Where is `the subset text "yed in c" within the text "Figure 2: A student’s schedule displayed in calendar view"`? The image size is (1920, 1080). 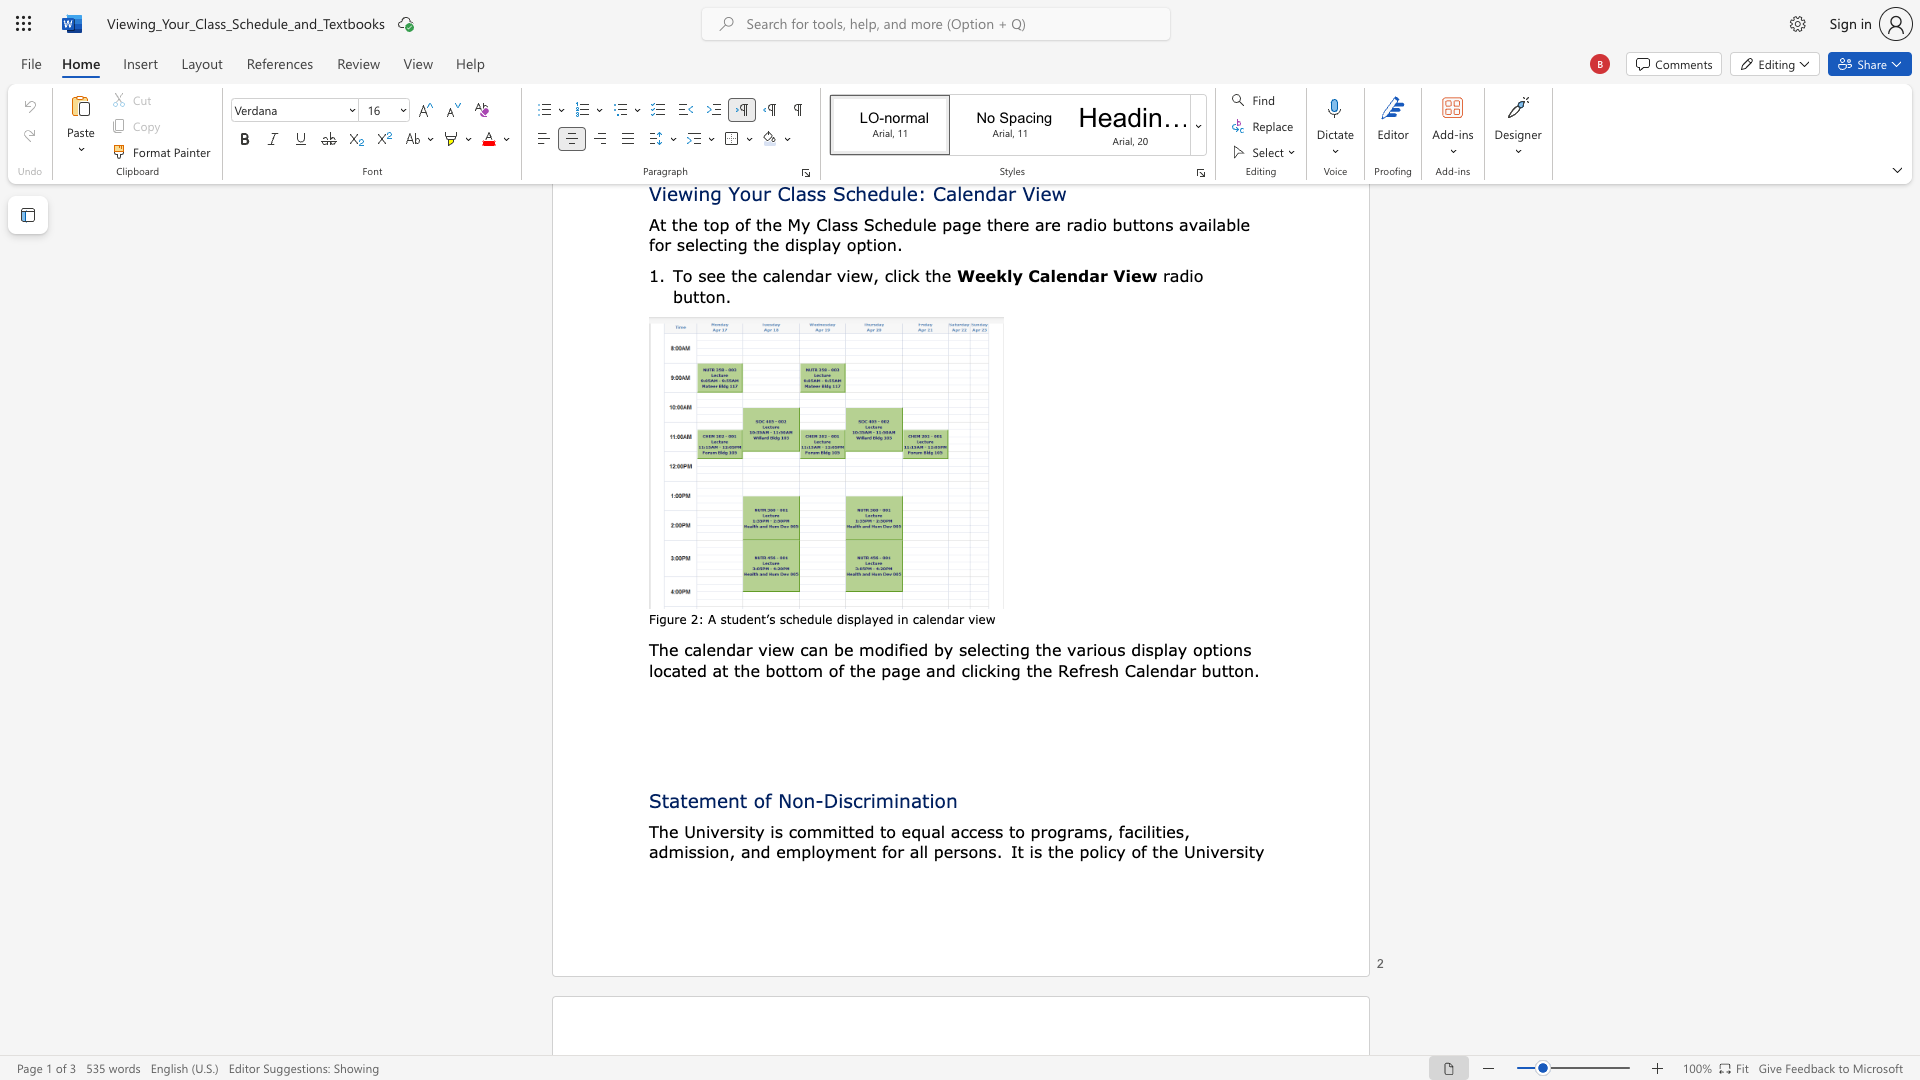
the subset text "yed in c" within the text "Figure 2: A student’s schedule displayed in calendar view" is located at coordinates (871, 618).